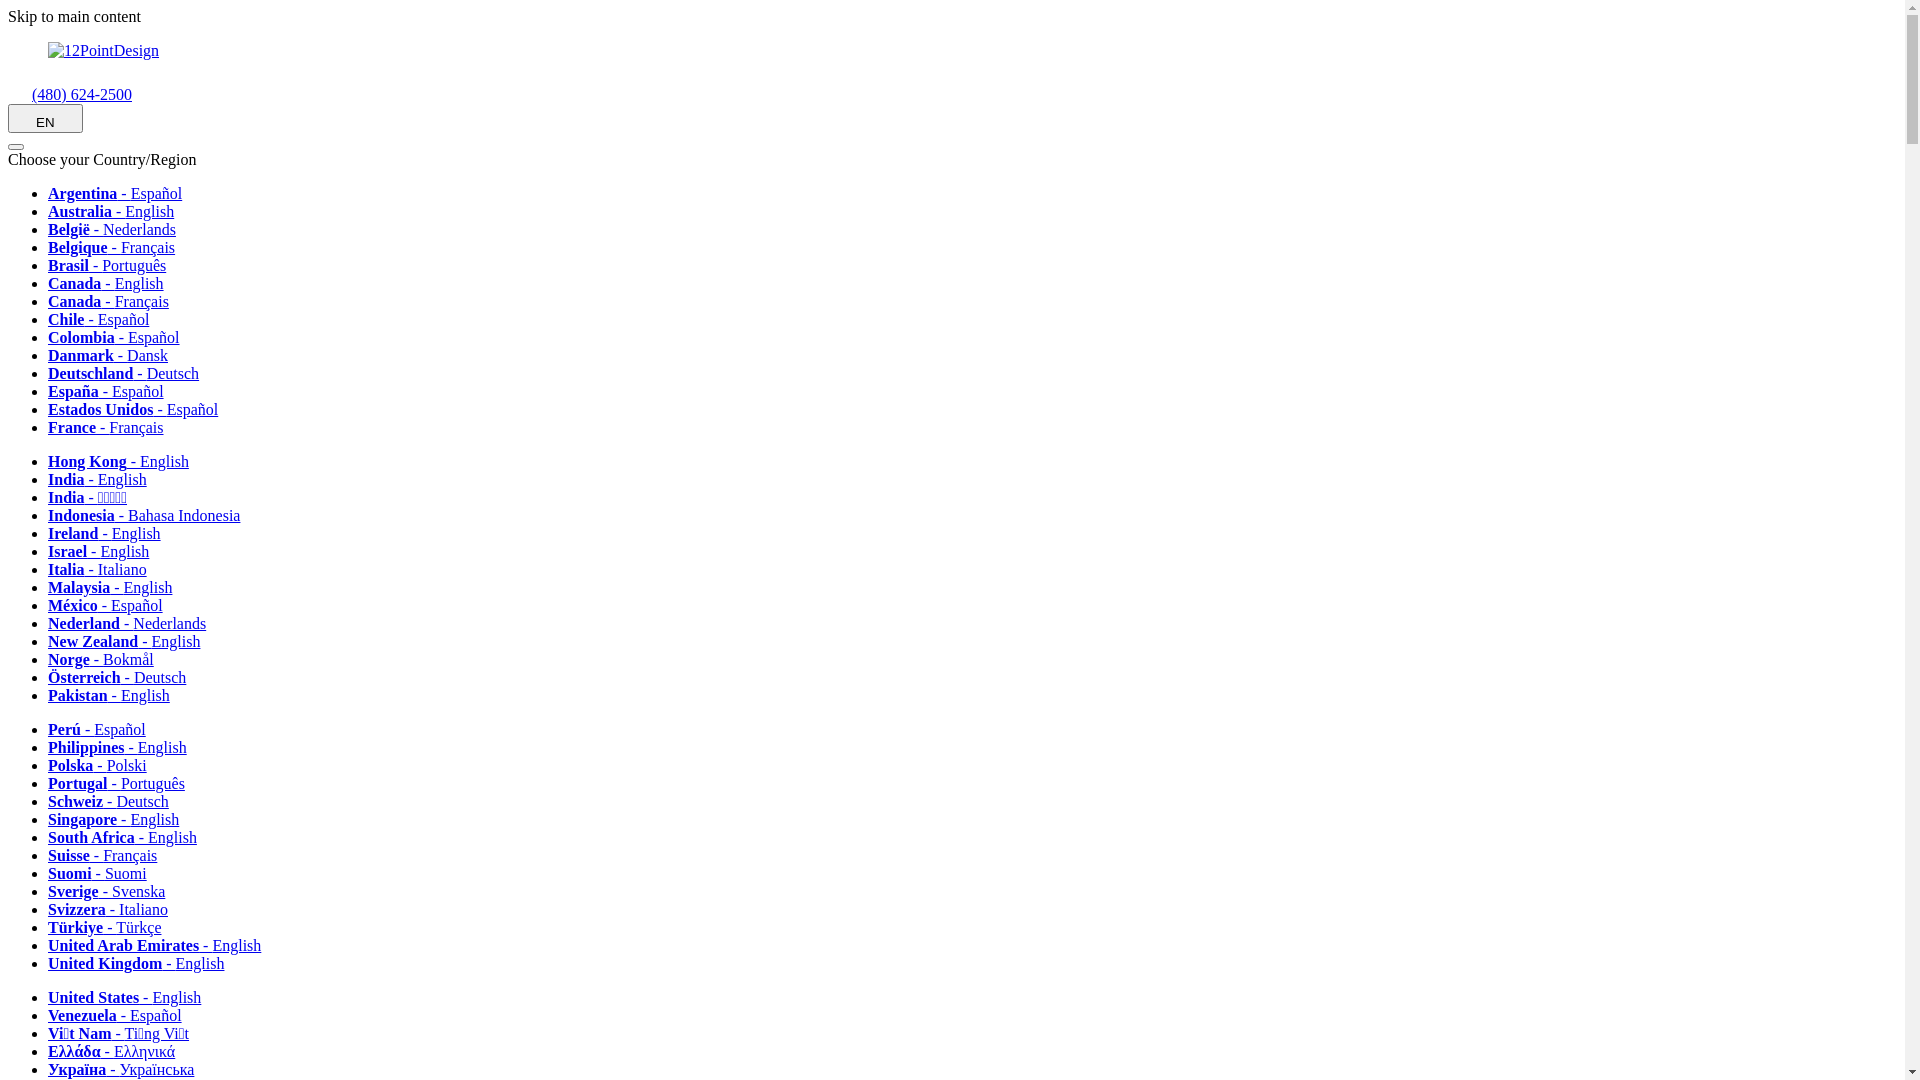  Describe the element at coordinates (8, 118) in the screenshot. I see `'EN'` at that location.